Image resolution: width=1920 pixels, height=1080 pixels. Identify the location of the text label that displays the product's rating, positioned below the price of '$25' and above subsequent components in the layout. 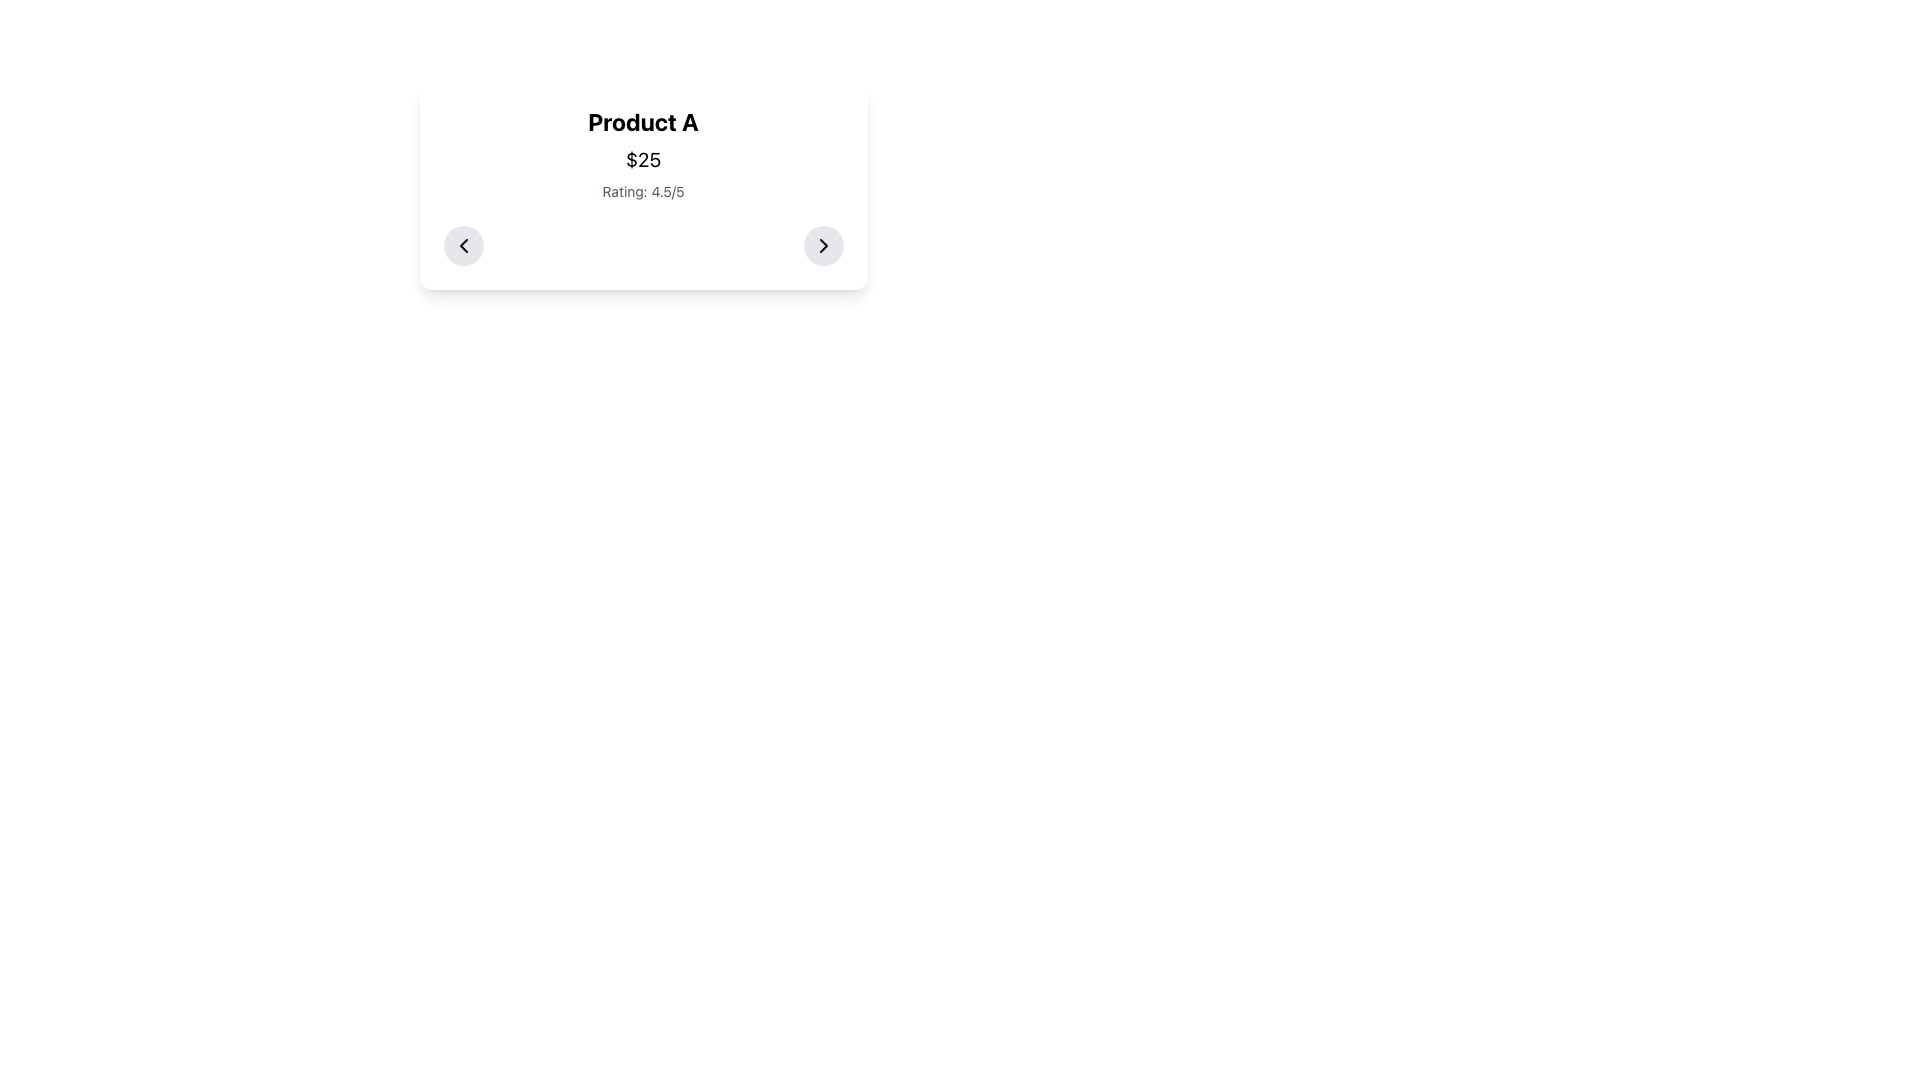
(643, 192).